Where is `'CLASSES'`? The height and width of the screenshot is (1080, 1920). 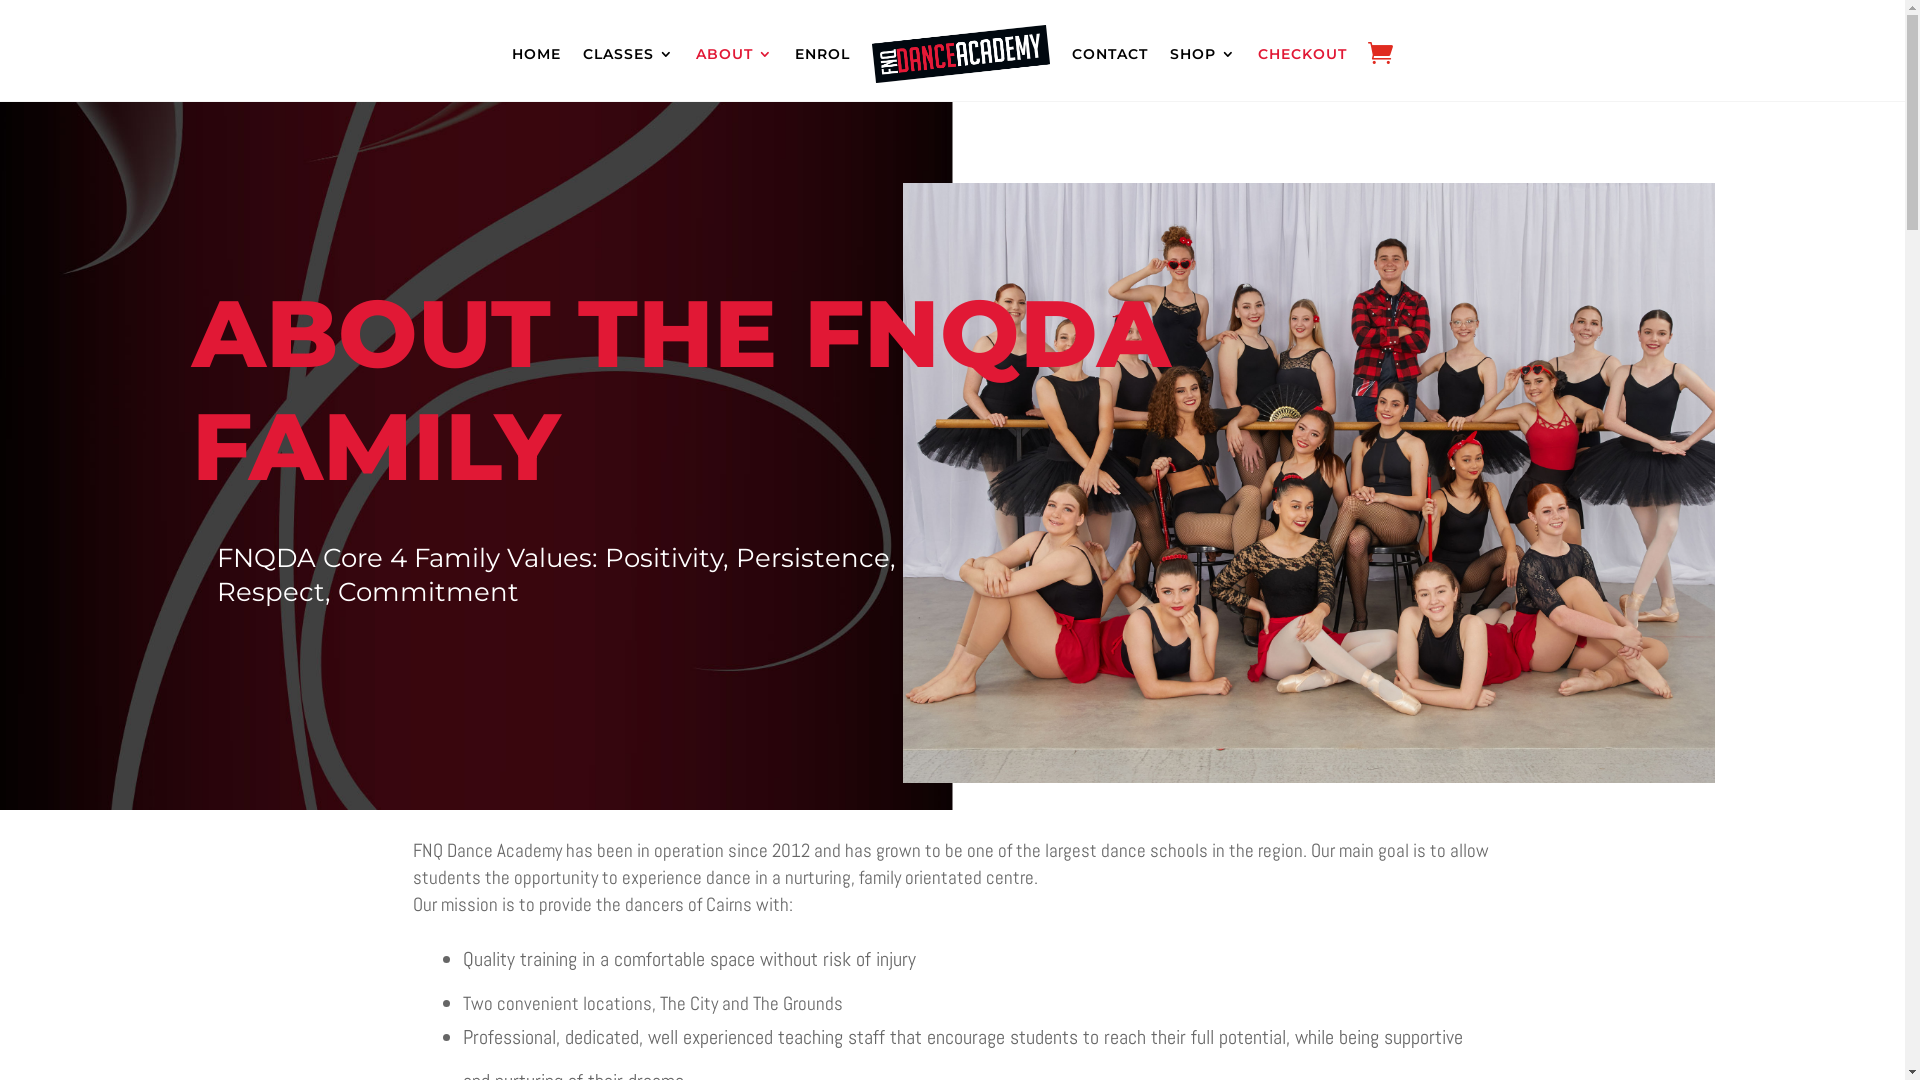 'CLASSES' is located at coordinates (580, 53).